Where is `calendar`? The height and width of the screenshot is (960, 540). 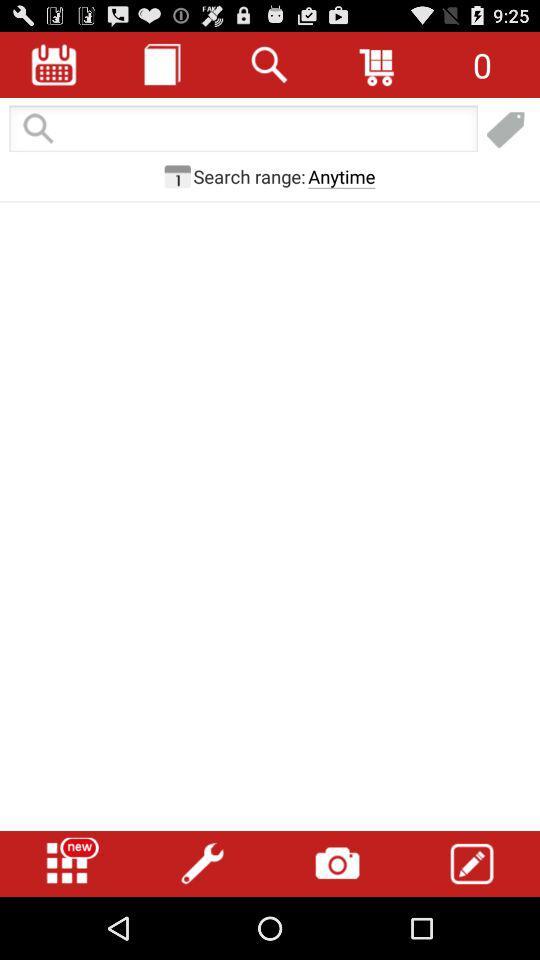 calendar is located at coordinates (177, 175).